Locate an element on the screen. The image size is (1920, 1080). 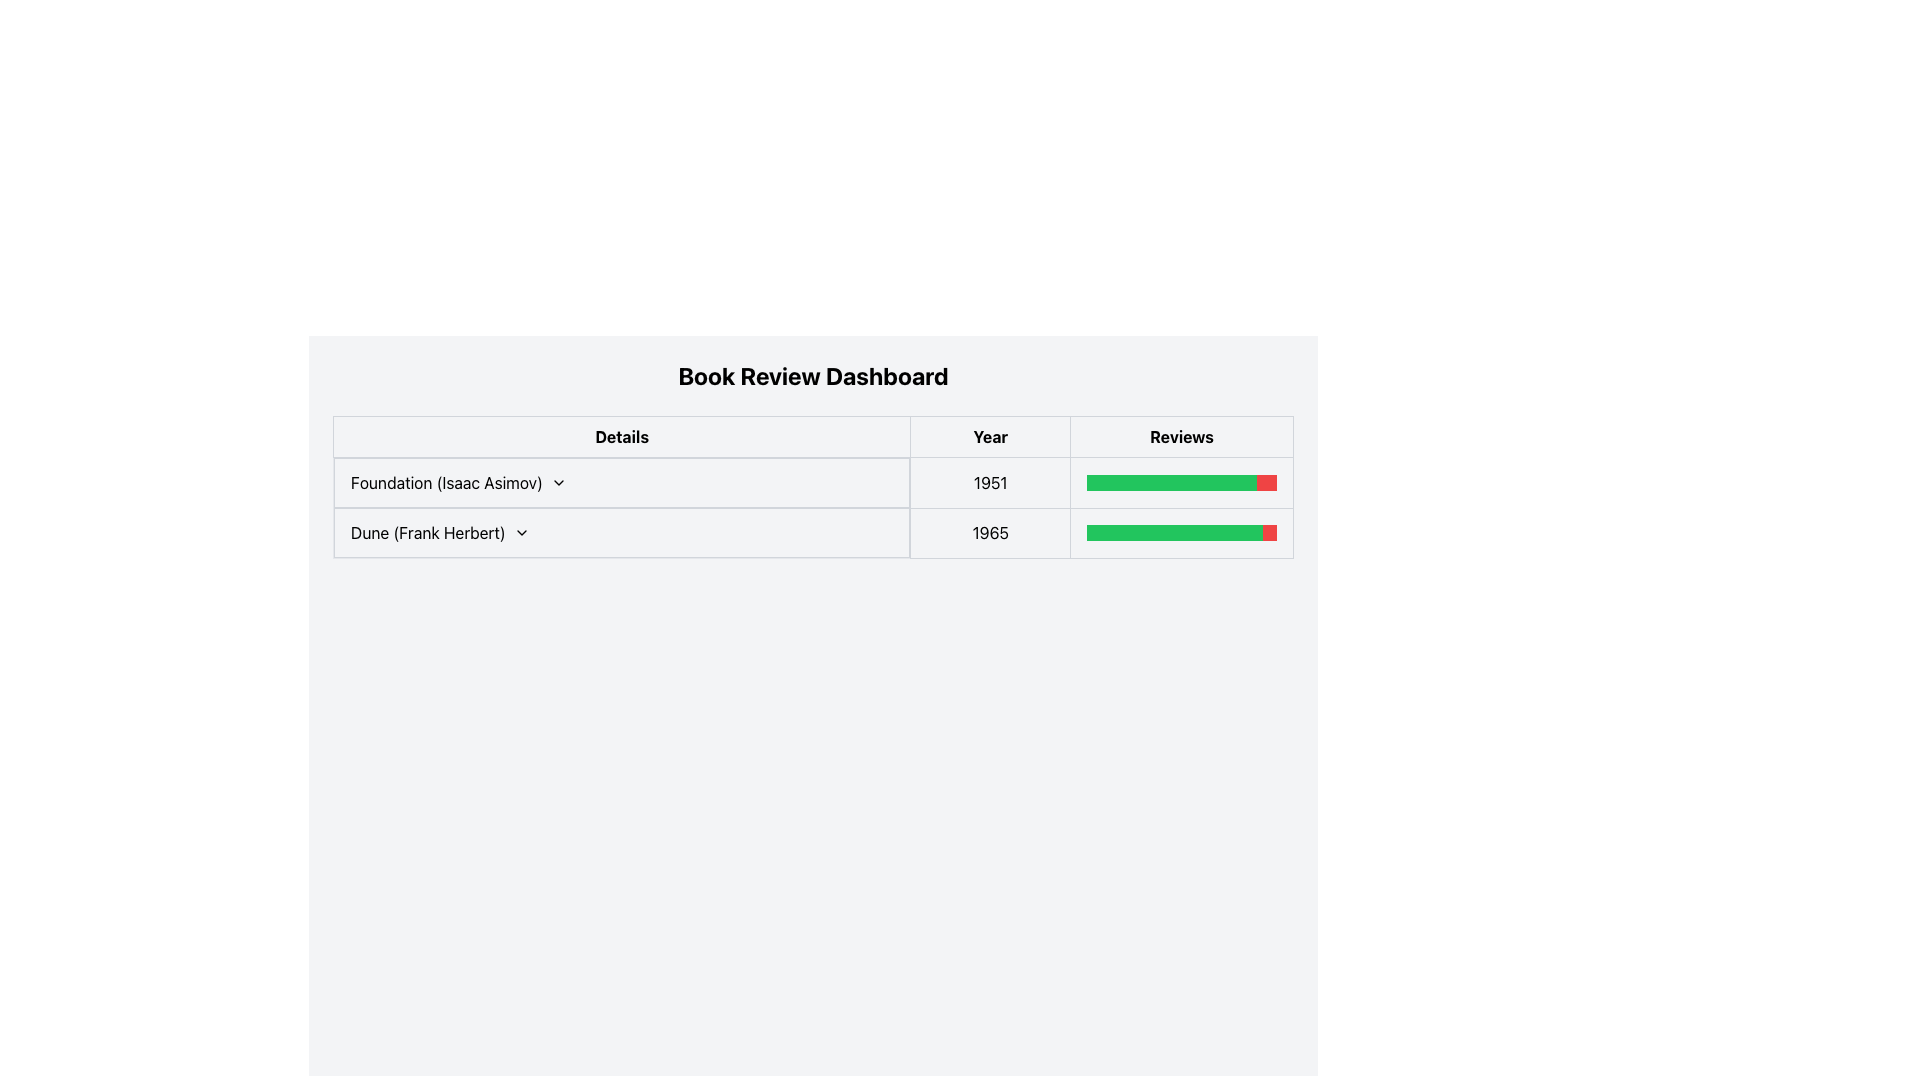
the progress bar in the 'Reviews' column for the book 'Dune (Frank Herbert)' (1965), which is styled with a larger green section and a smaller red section is located at coordinates (1182, 532).